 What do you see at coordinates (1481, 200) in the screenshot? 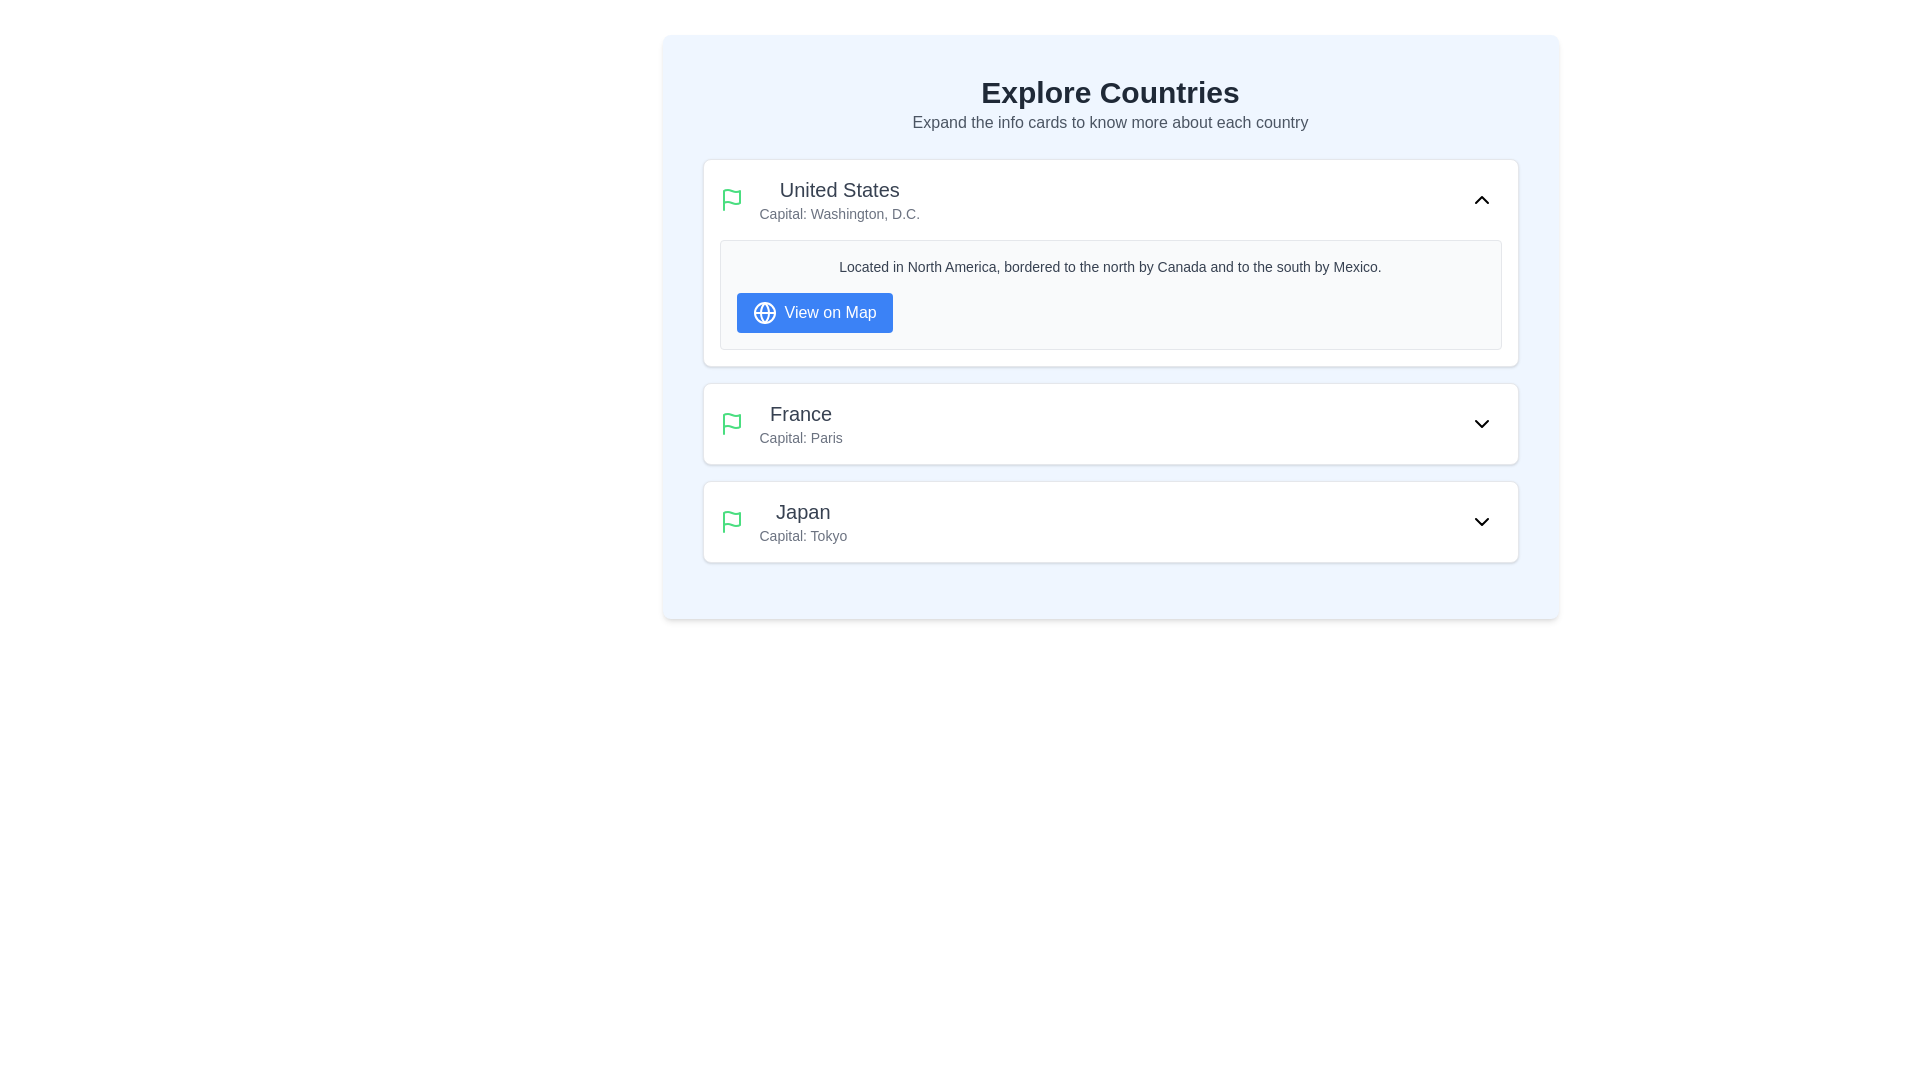
I see `the upward-pointing chevron icon button located at the top-right corner of the 'United States' card in the 'Explore Countries' section` at bounding box center [1481, 200].